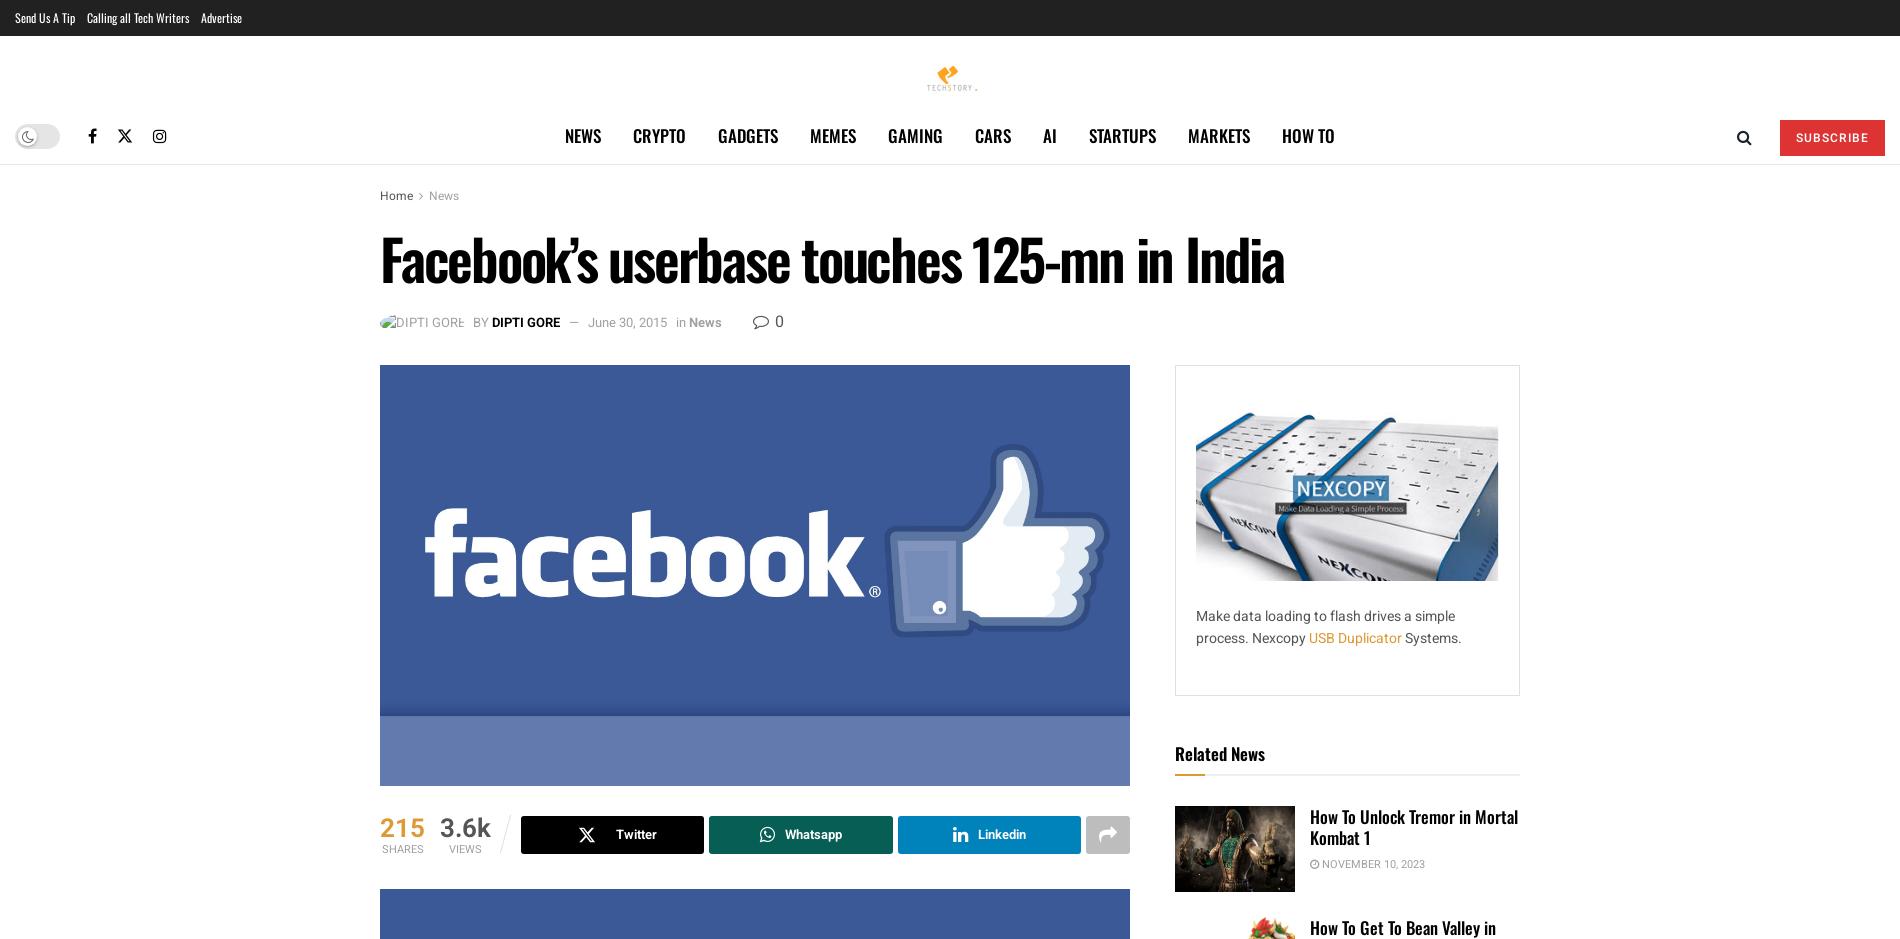 The width and height of the screenshot is (1900, 939). Describe the element at coordinates (1370, 862) in the screenshot. I see `'November 10, 2023'` at that location.